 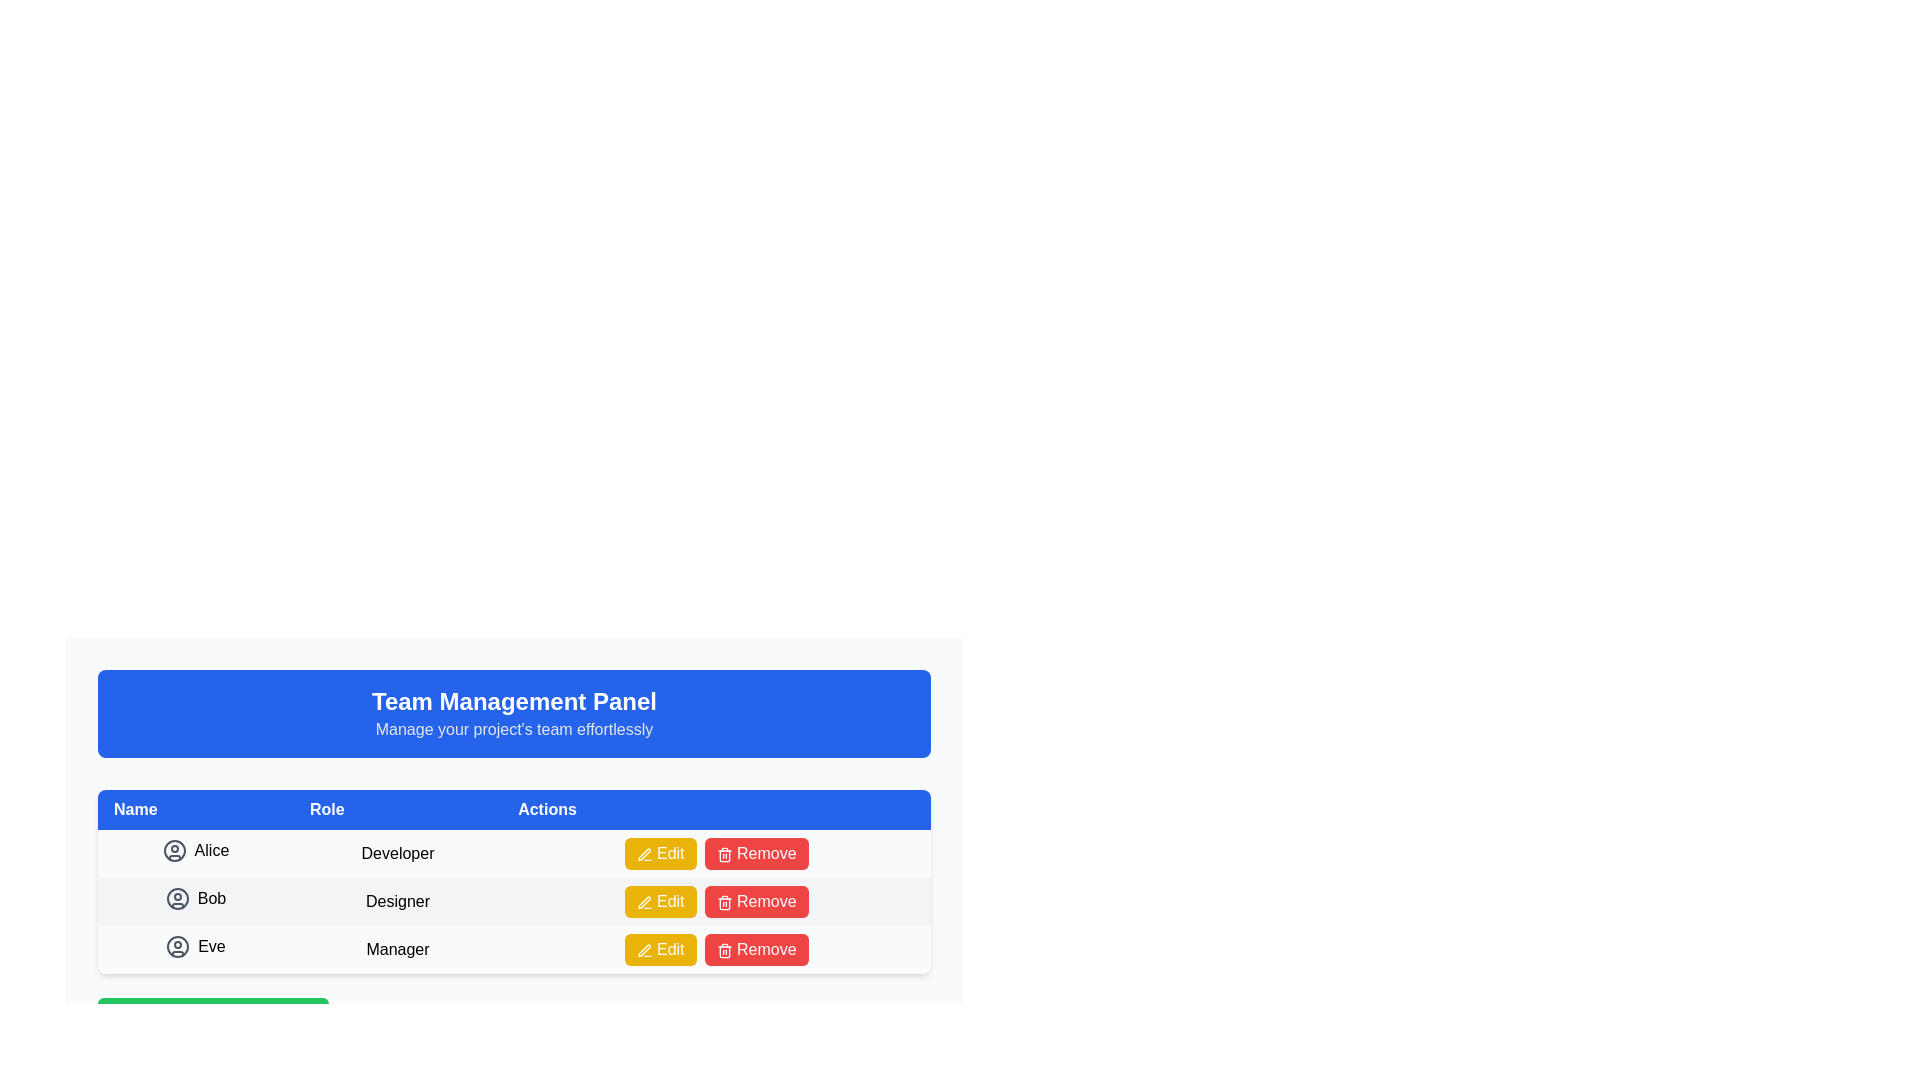 What do you see at coordinates (644, 902) in the screenshot?
I see `the small pen icon in the 'Actions' column of the middle row` at bounding box center [644, 902].